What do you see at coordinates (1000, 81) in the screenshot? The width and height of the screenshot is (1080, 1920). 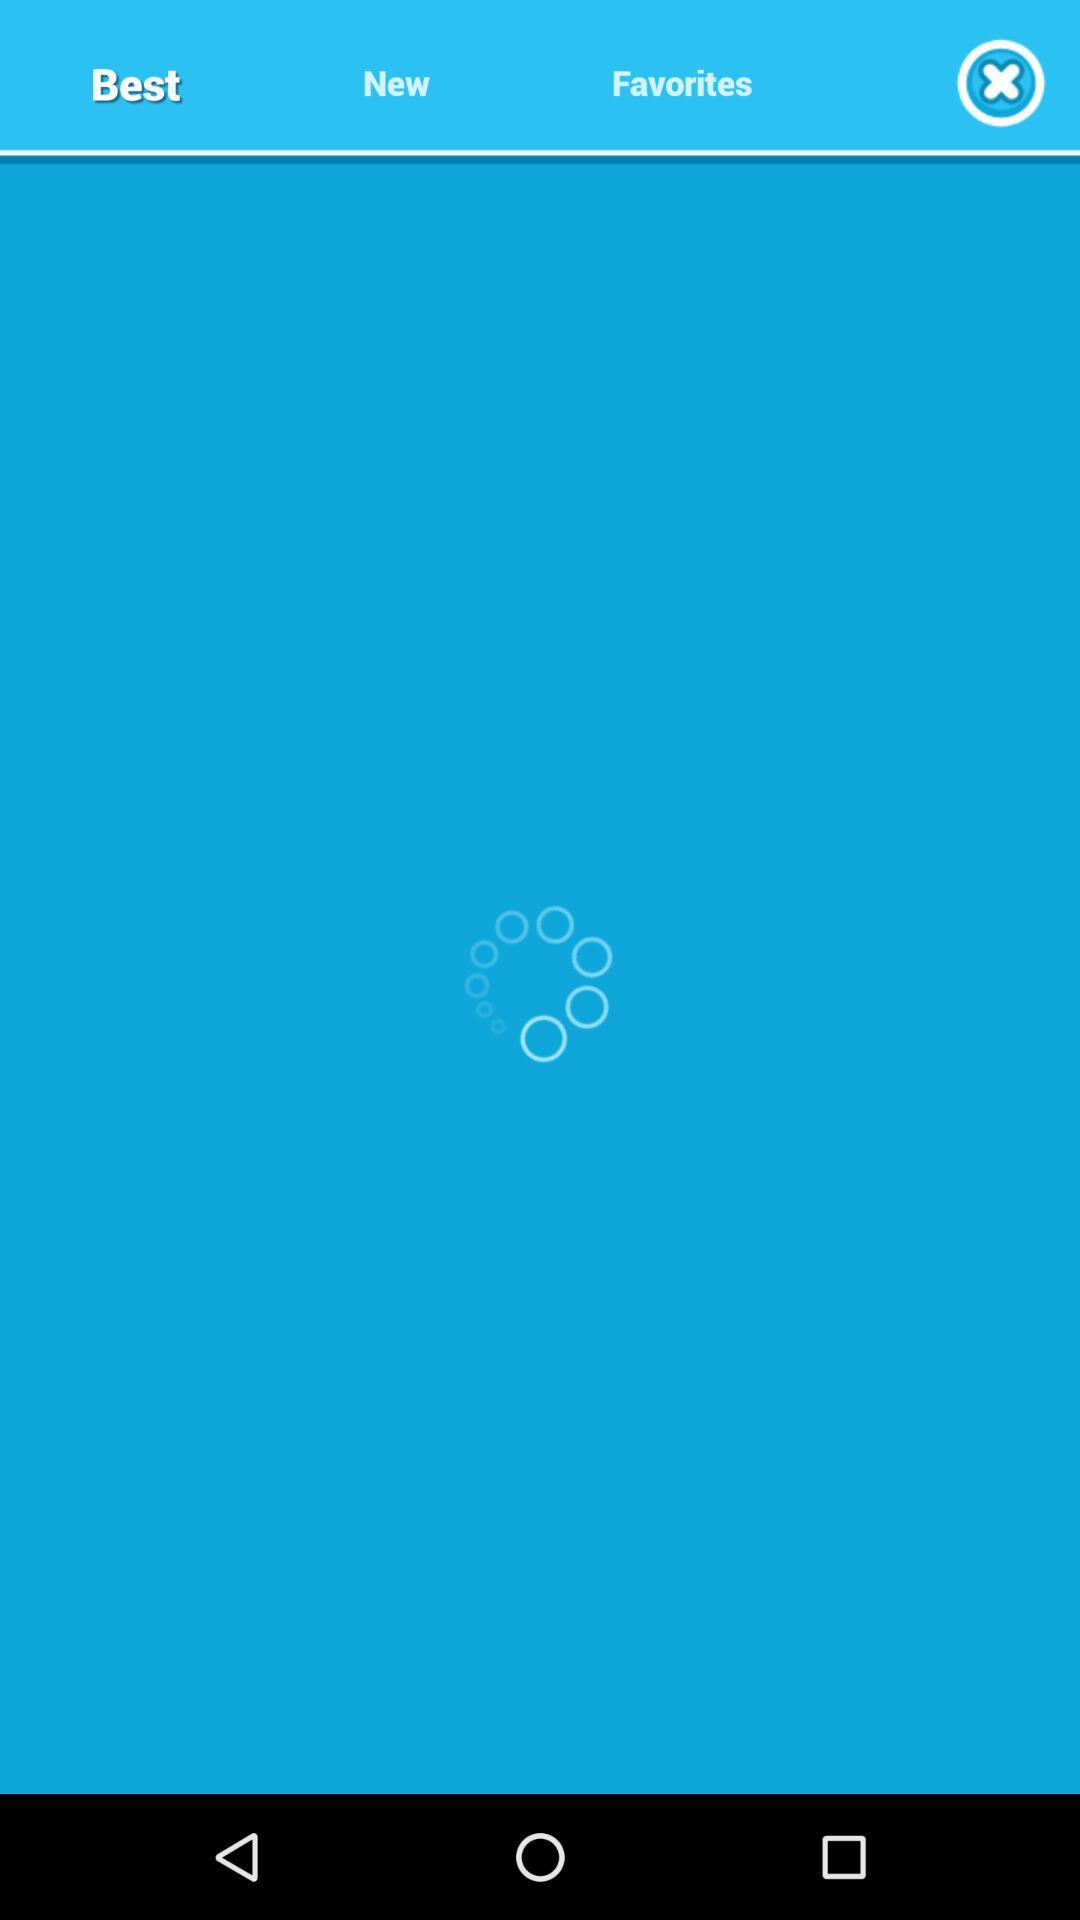 I see `page` at bounding box center [1000, 81].